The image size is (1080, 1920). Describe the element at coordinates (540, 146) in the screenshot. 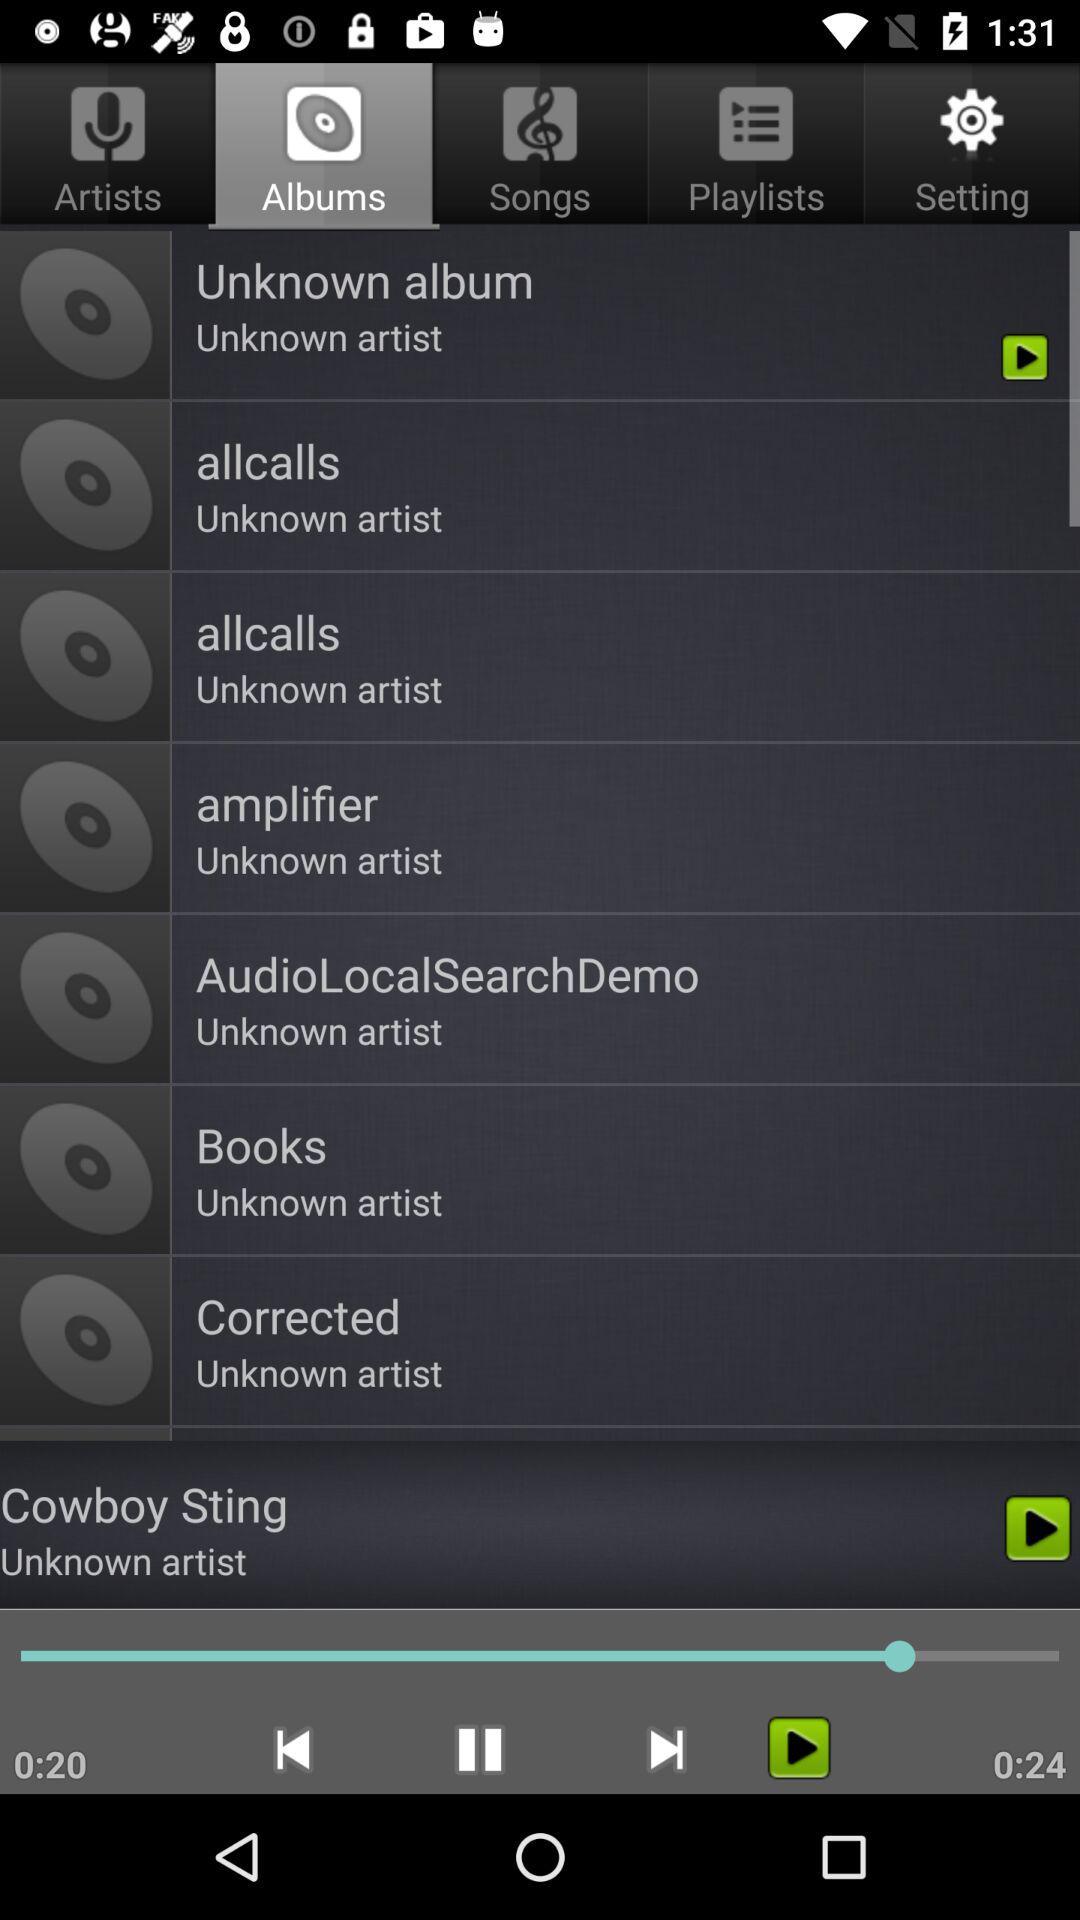

I see `item next to the artists` at that location.